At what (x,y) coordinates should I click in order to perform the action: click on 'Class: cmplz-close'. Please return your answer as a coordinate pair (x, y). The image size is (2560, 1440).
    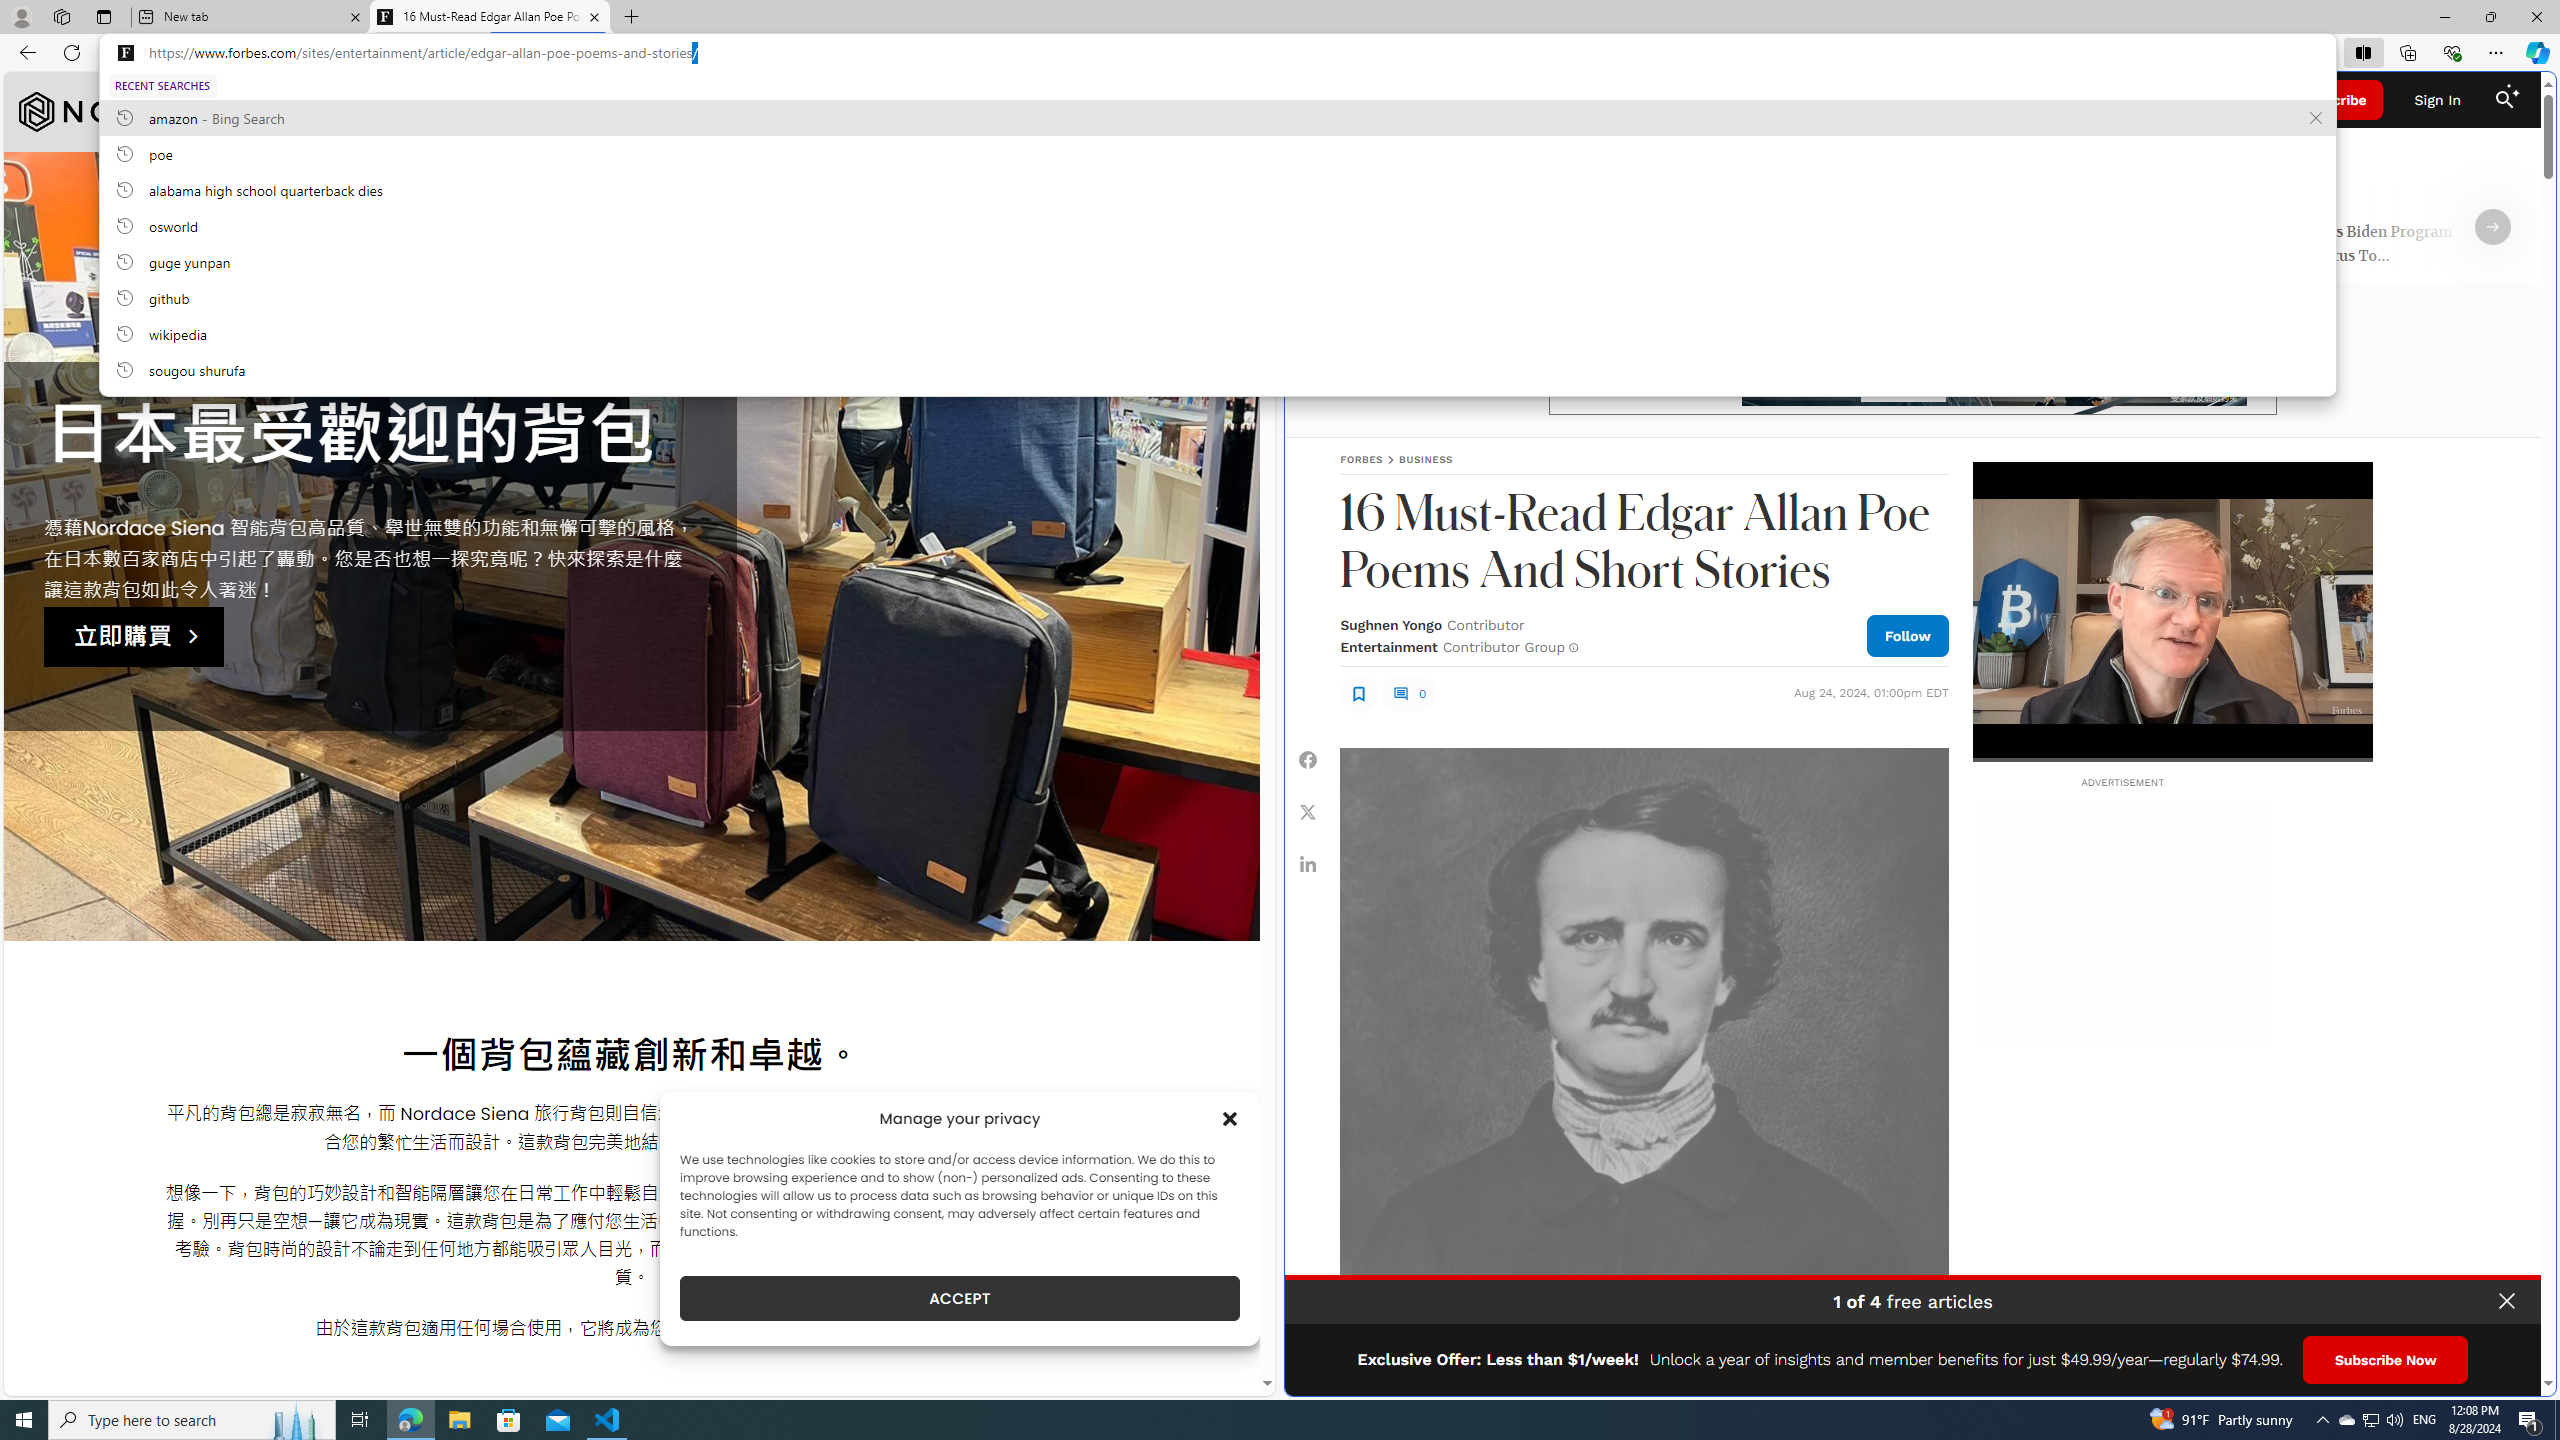
    Looking at the image, I should click on (1230, 1118).